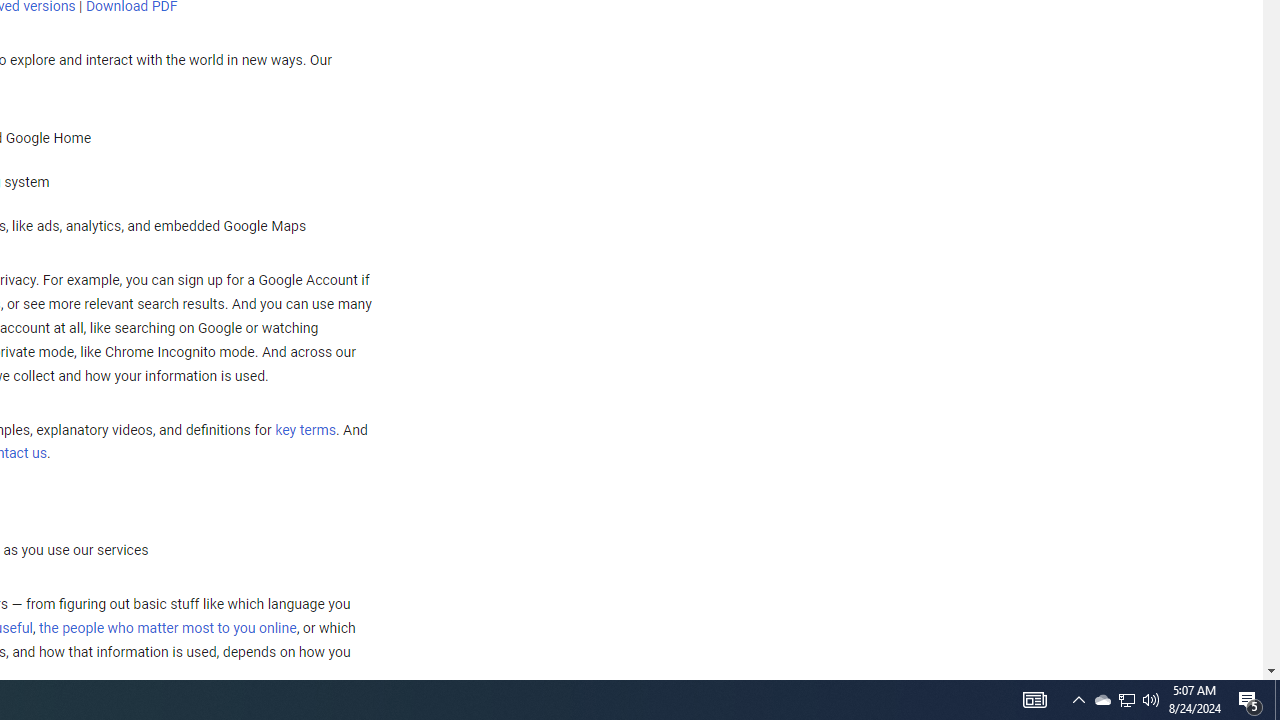 The image size is (1280, 720). What do you see at coordinates (304, 429) in the screenshot?
I see `'key terms'` at bounding box center [304, 429].